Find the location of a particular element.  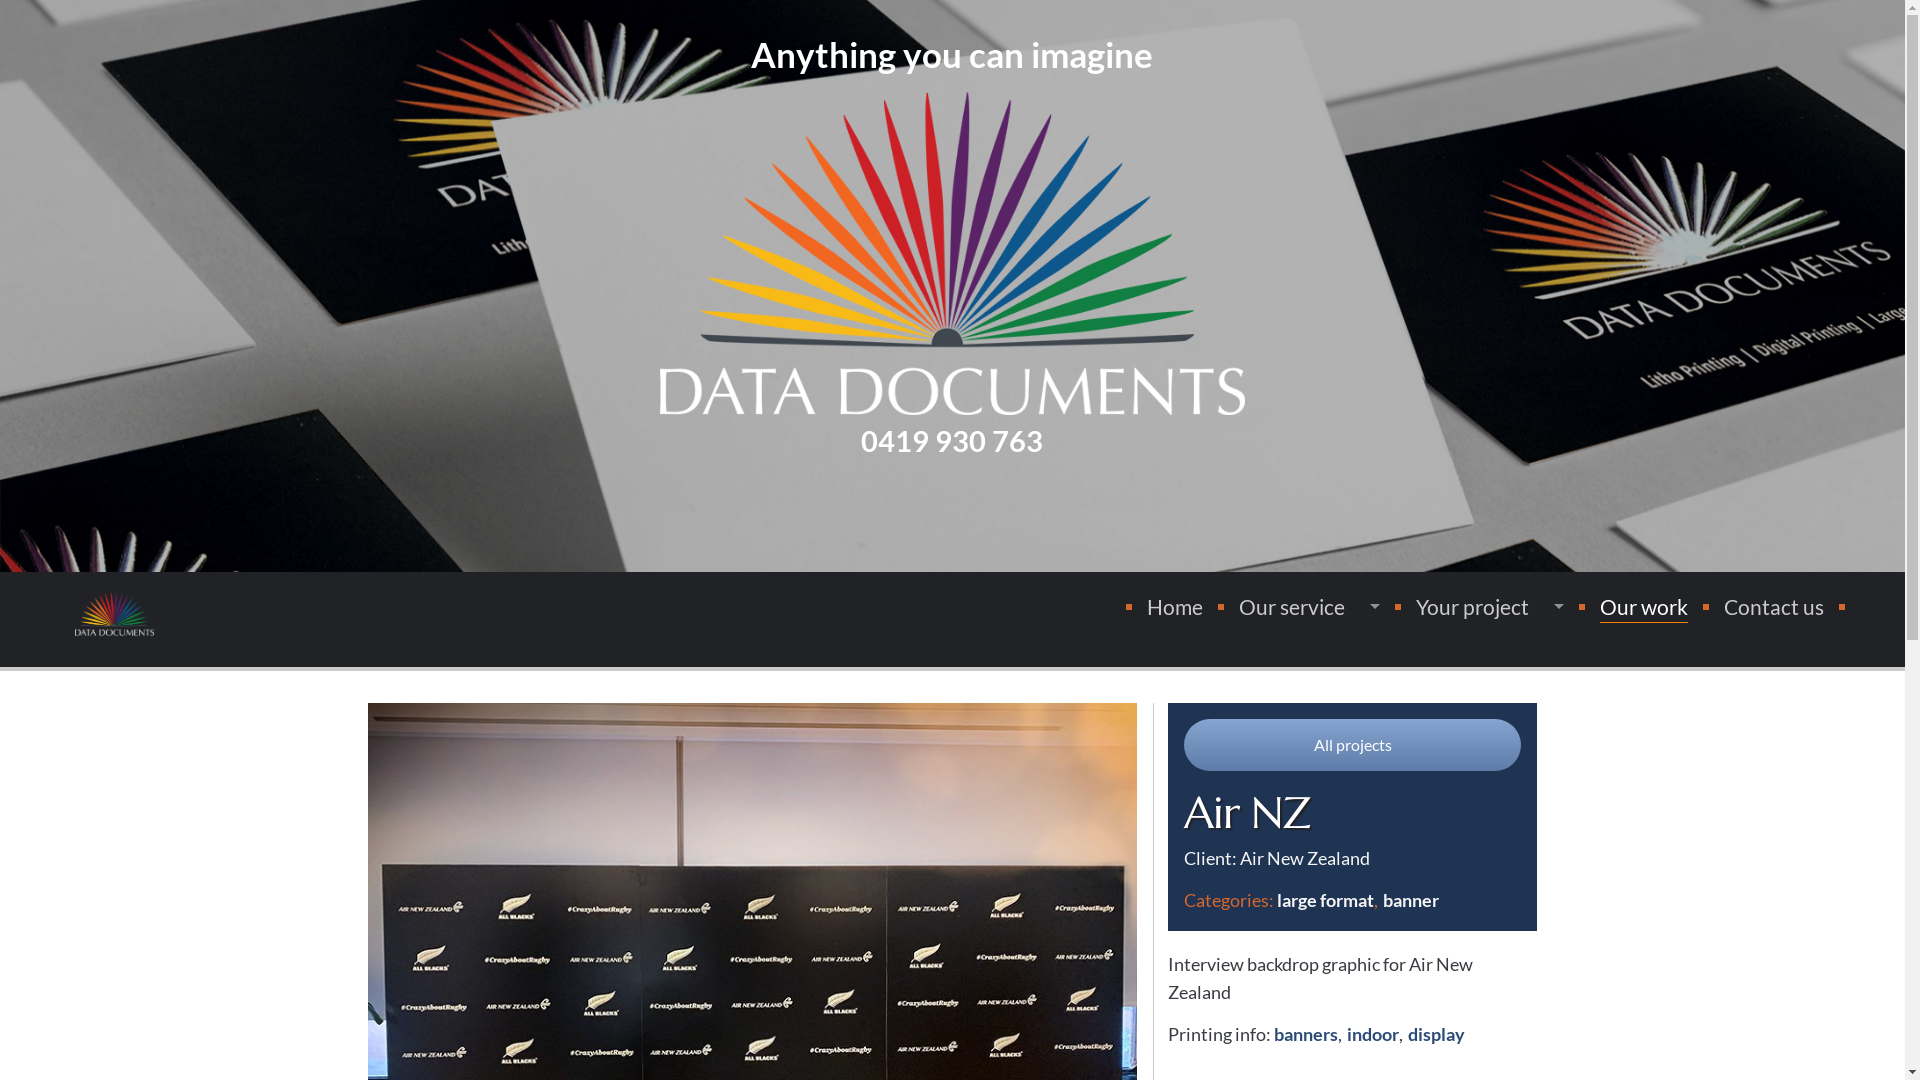

'Types of printing' is located at coordinates (1301, 644).